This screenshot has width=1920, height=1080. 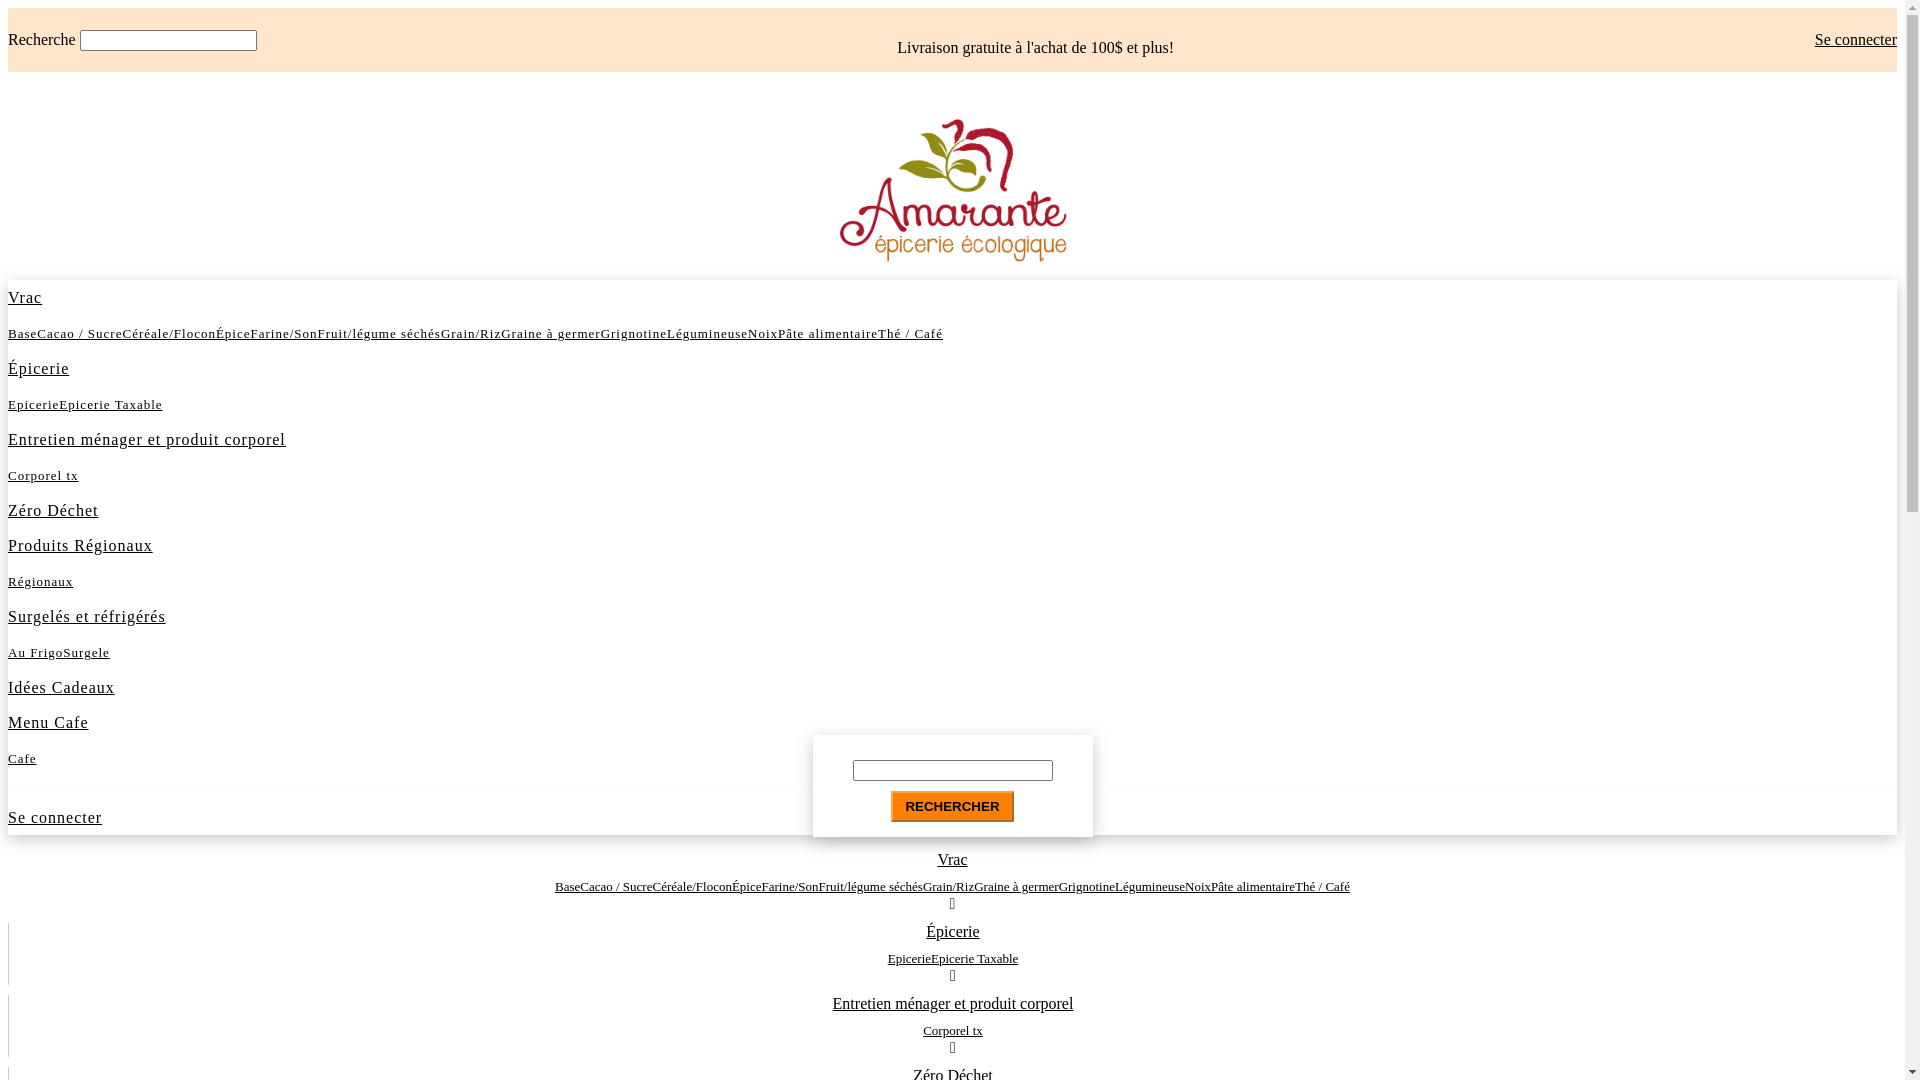 I want to click on 'Farine/Son', so click(x=282, y=332).